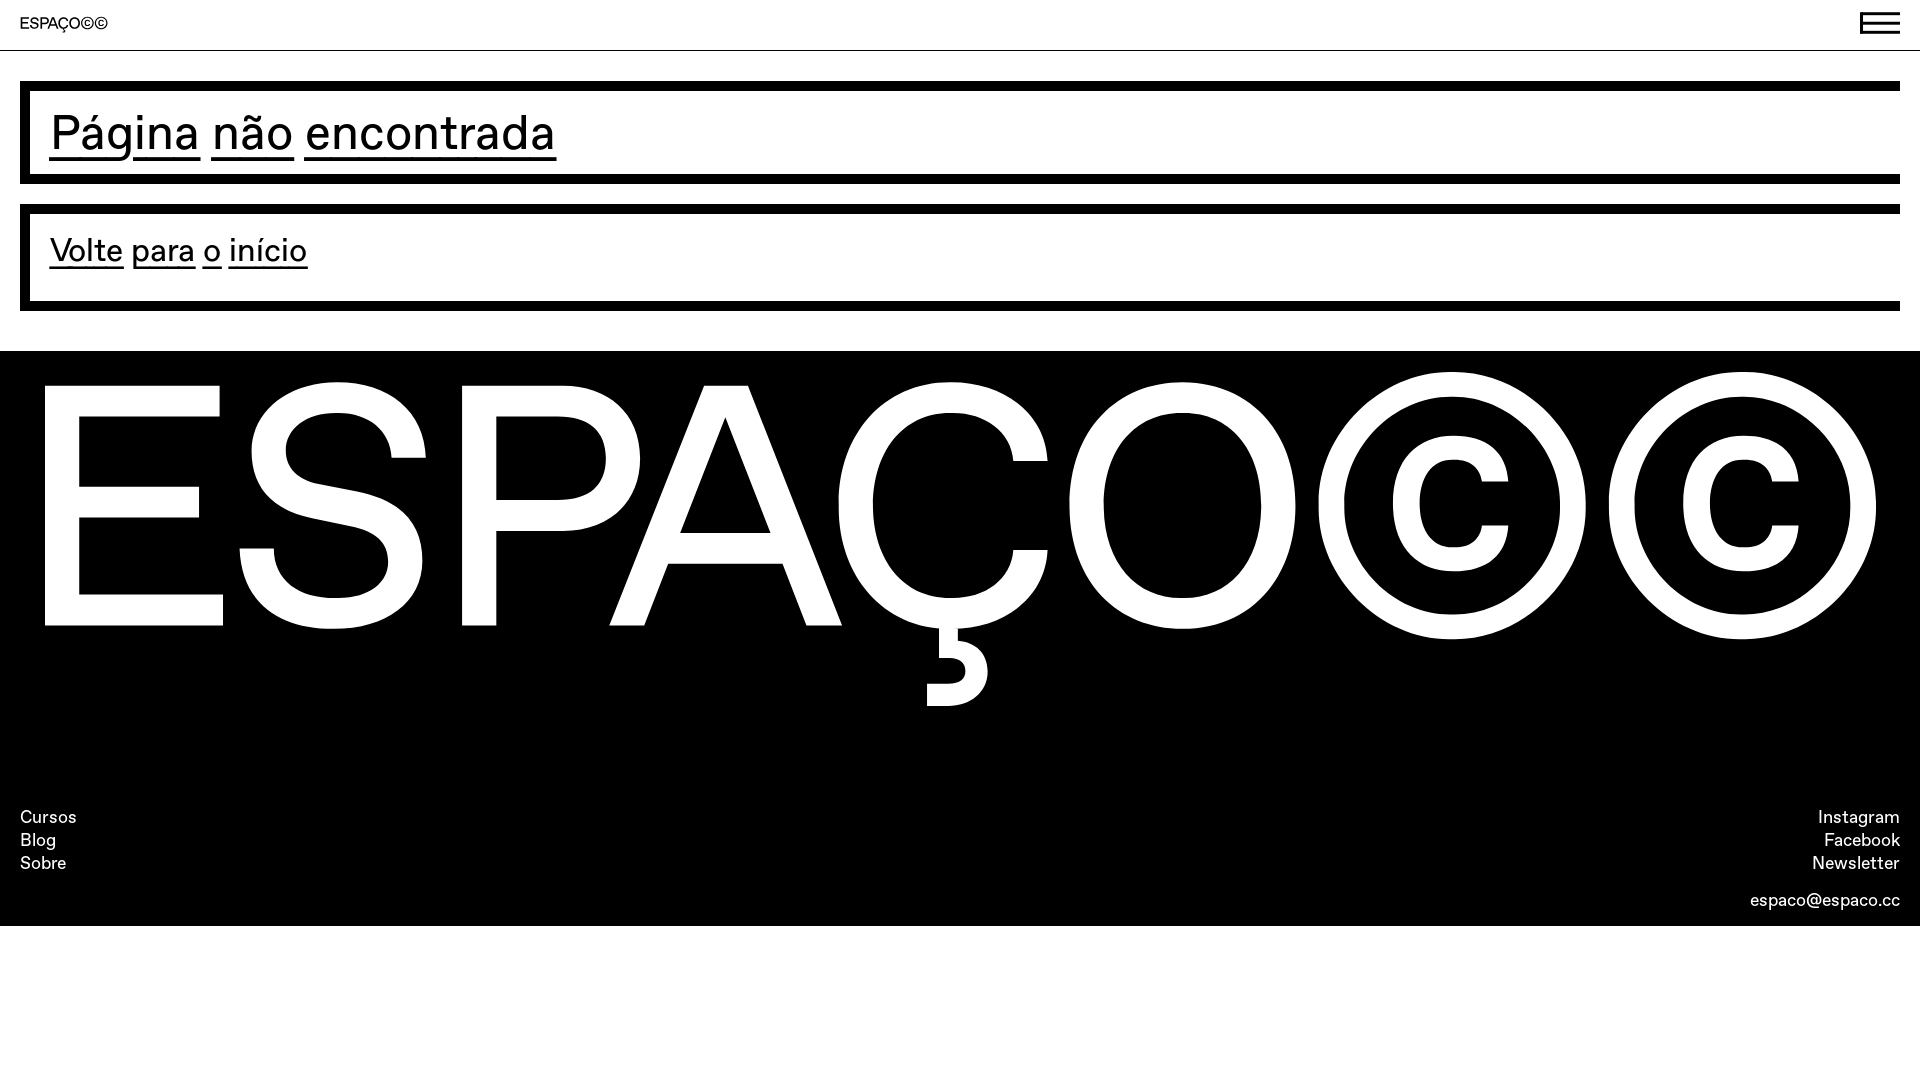  I want to click on 'Cursos', so click(48, 817).